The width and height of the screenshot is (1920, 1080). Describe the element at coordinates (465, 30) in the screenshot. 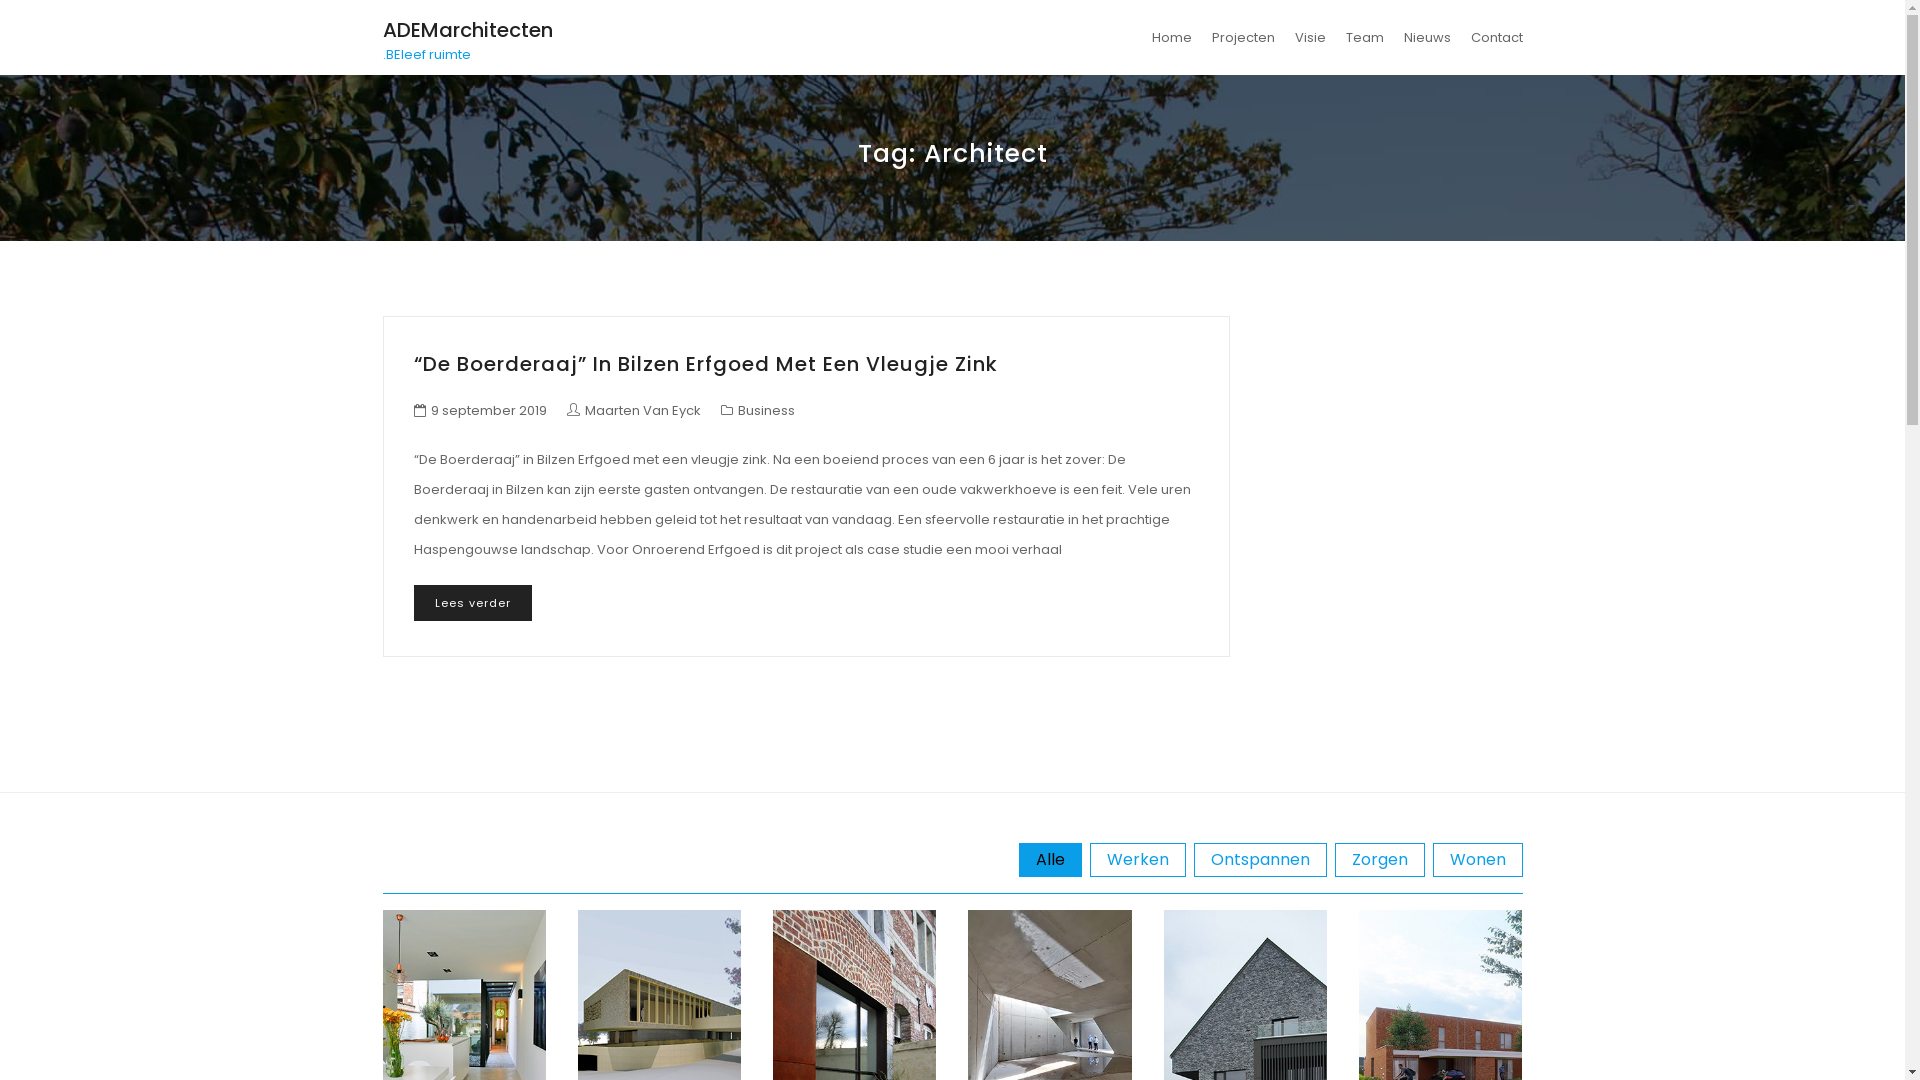

I see `'ADEMarchitecten'` at that location.